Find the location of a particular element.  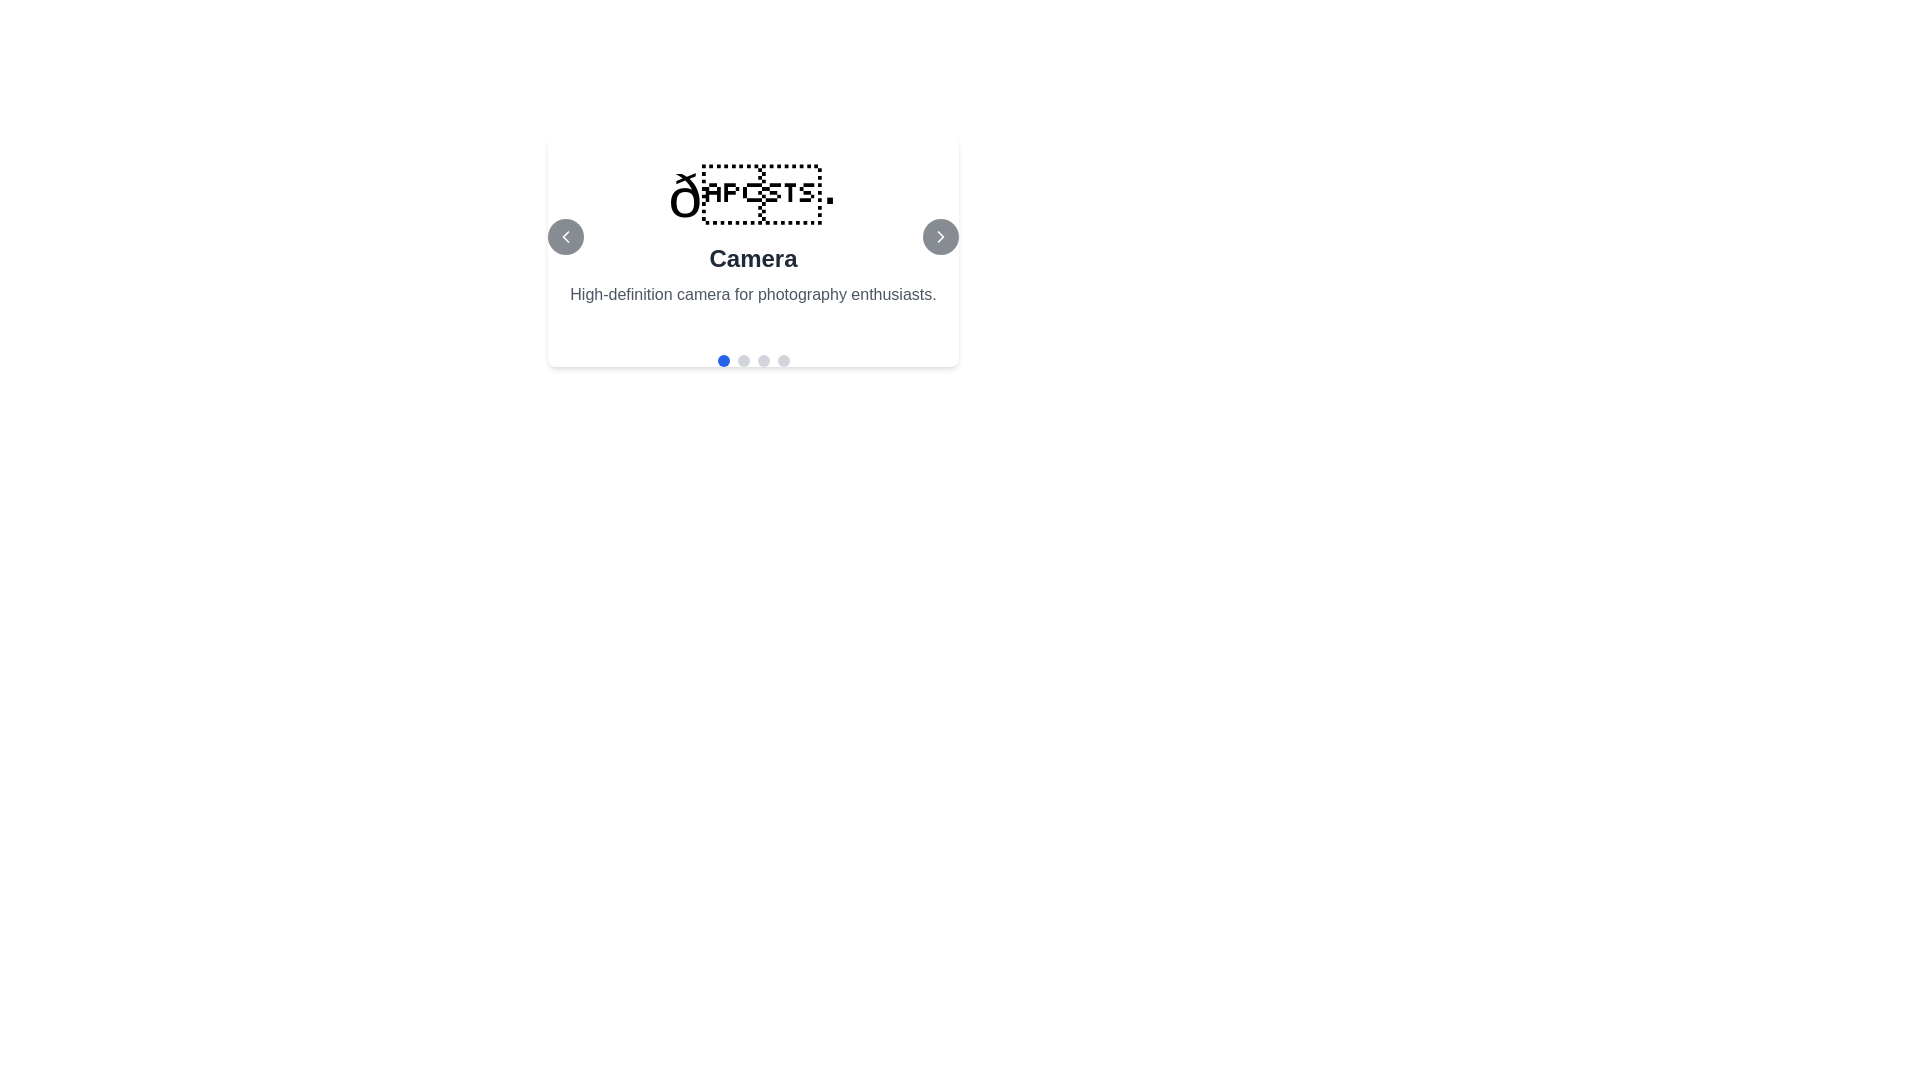

the left navigation button for the carousel is located at coordinates (565, 235).